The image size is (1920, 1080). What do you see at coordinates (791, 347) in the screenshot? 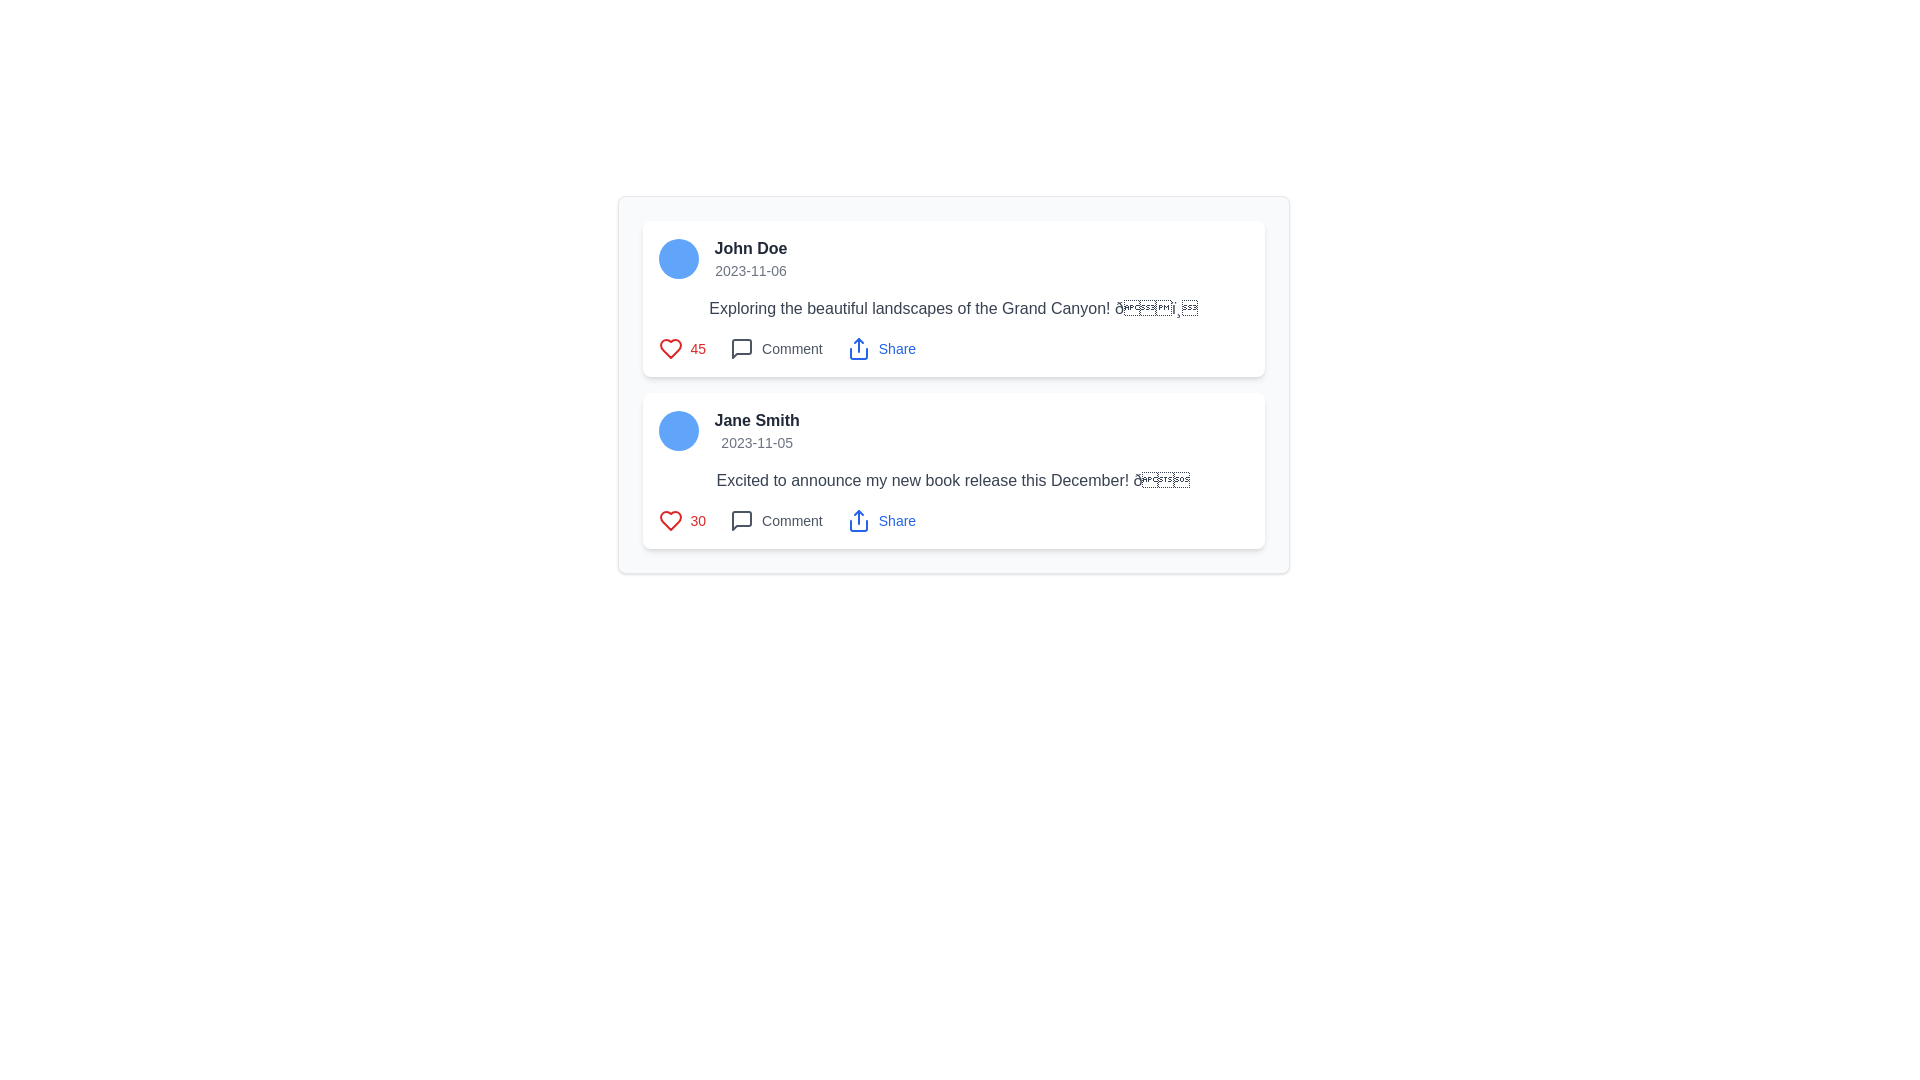
I see `the static text label for adding or viewing comments related to the post, located near the center-right of the second row, next to a speech-bubble icon` at bounding box center [791, 347].